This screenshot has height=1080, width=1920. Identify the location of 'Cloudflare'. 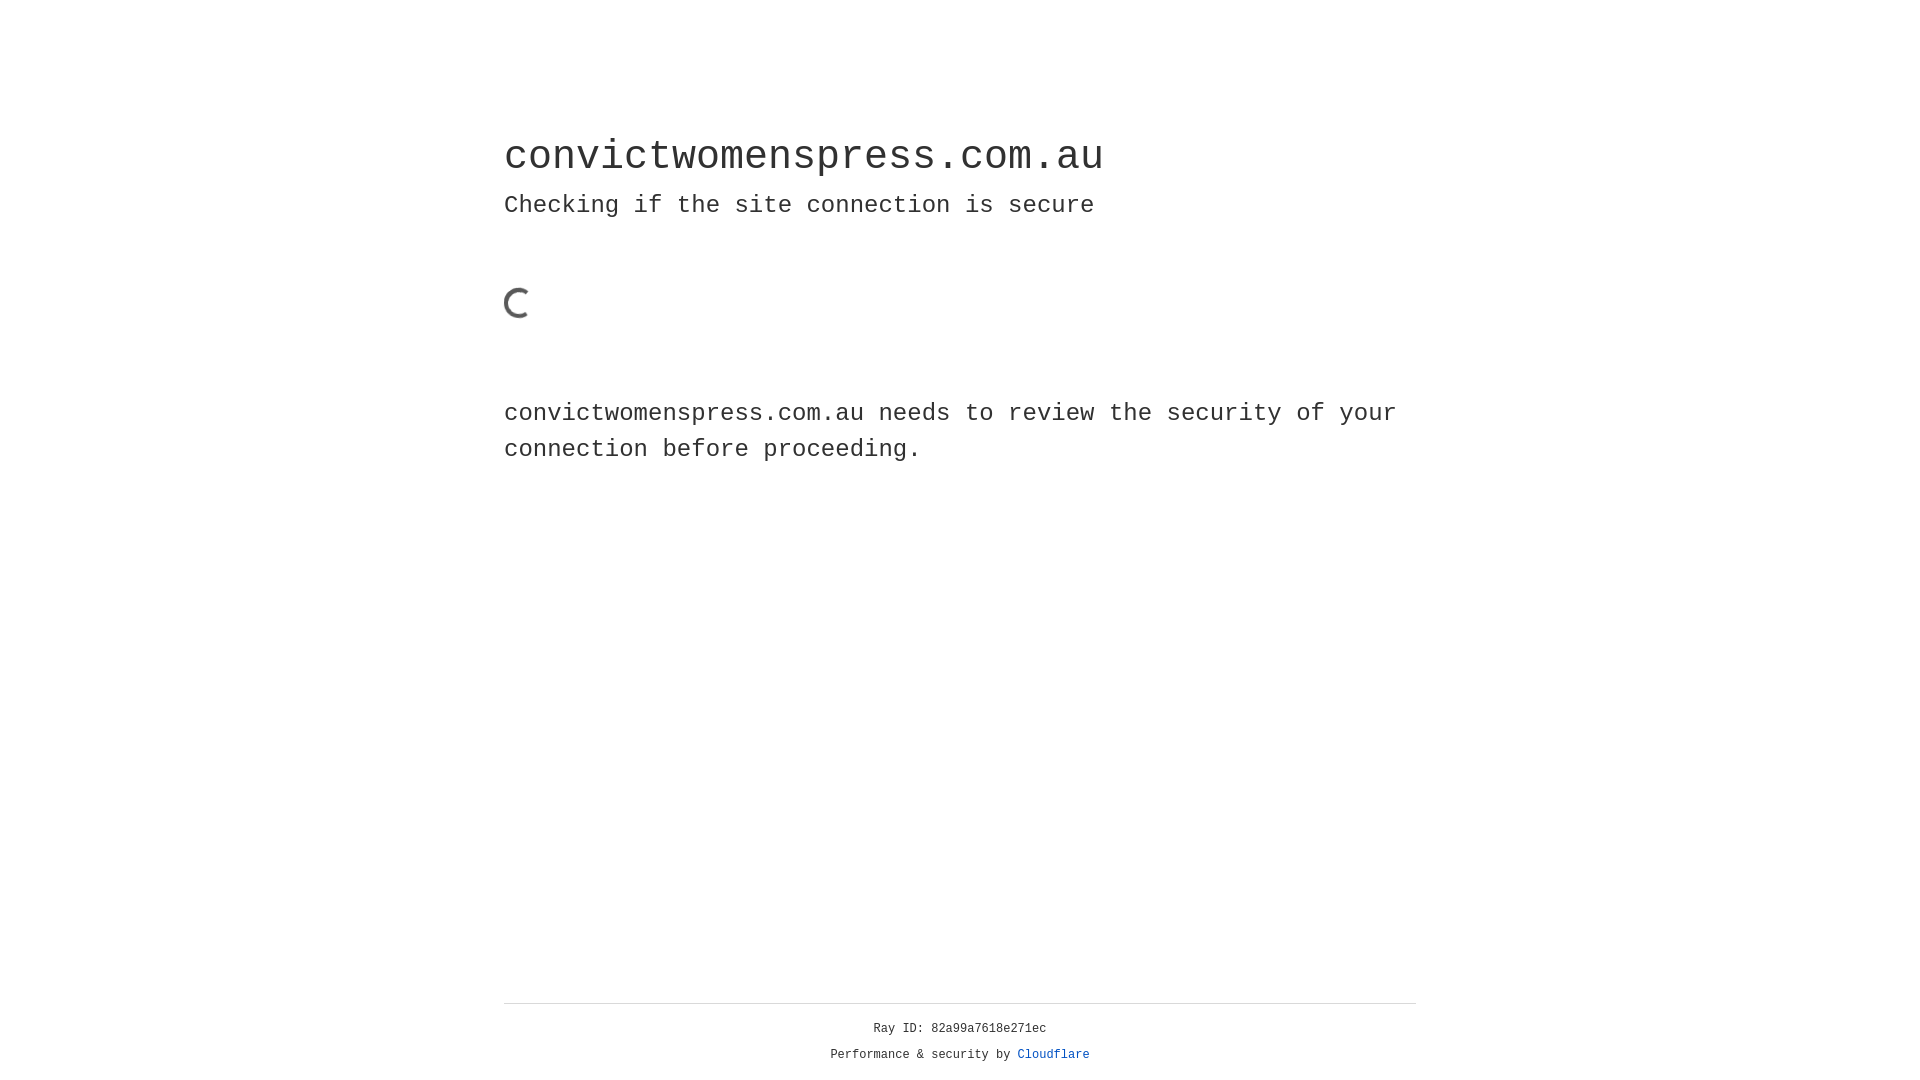
(1053, 1054).